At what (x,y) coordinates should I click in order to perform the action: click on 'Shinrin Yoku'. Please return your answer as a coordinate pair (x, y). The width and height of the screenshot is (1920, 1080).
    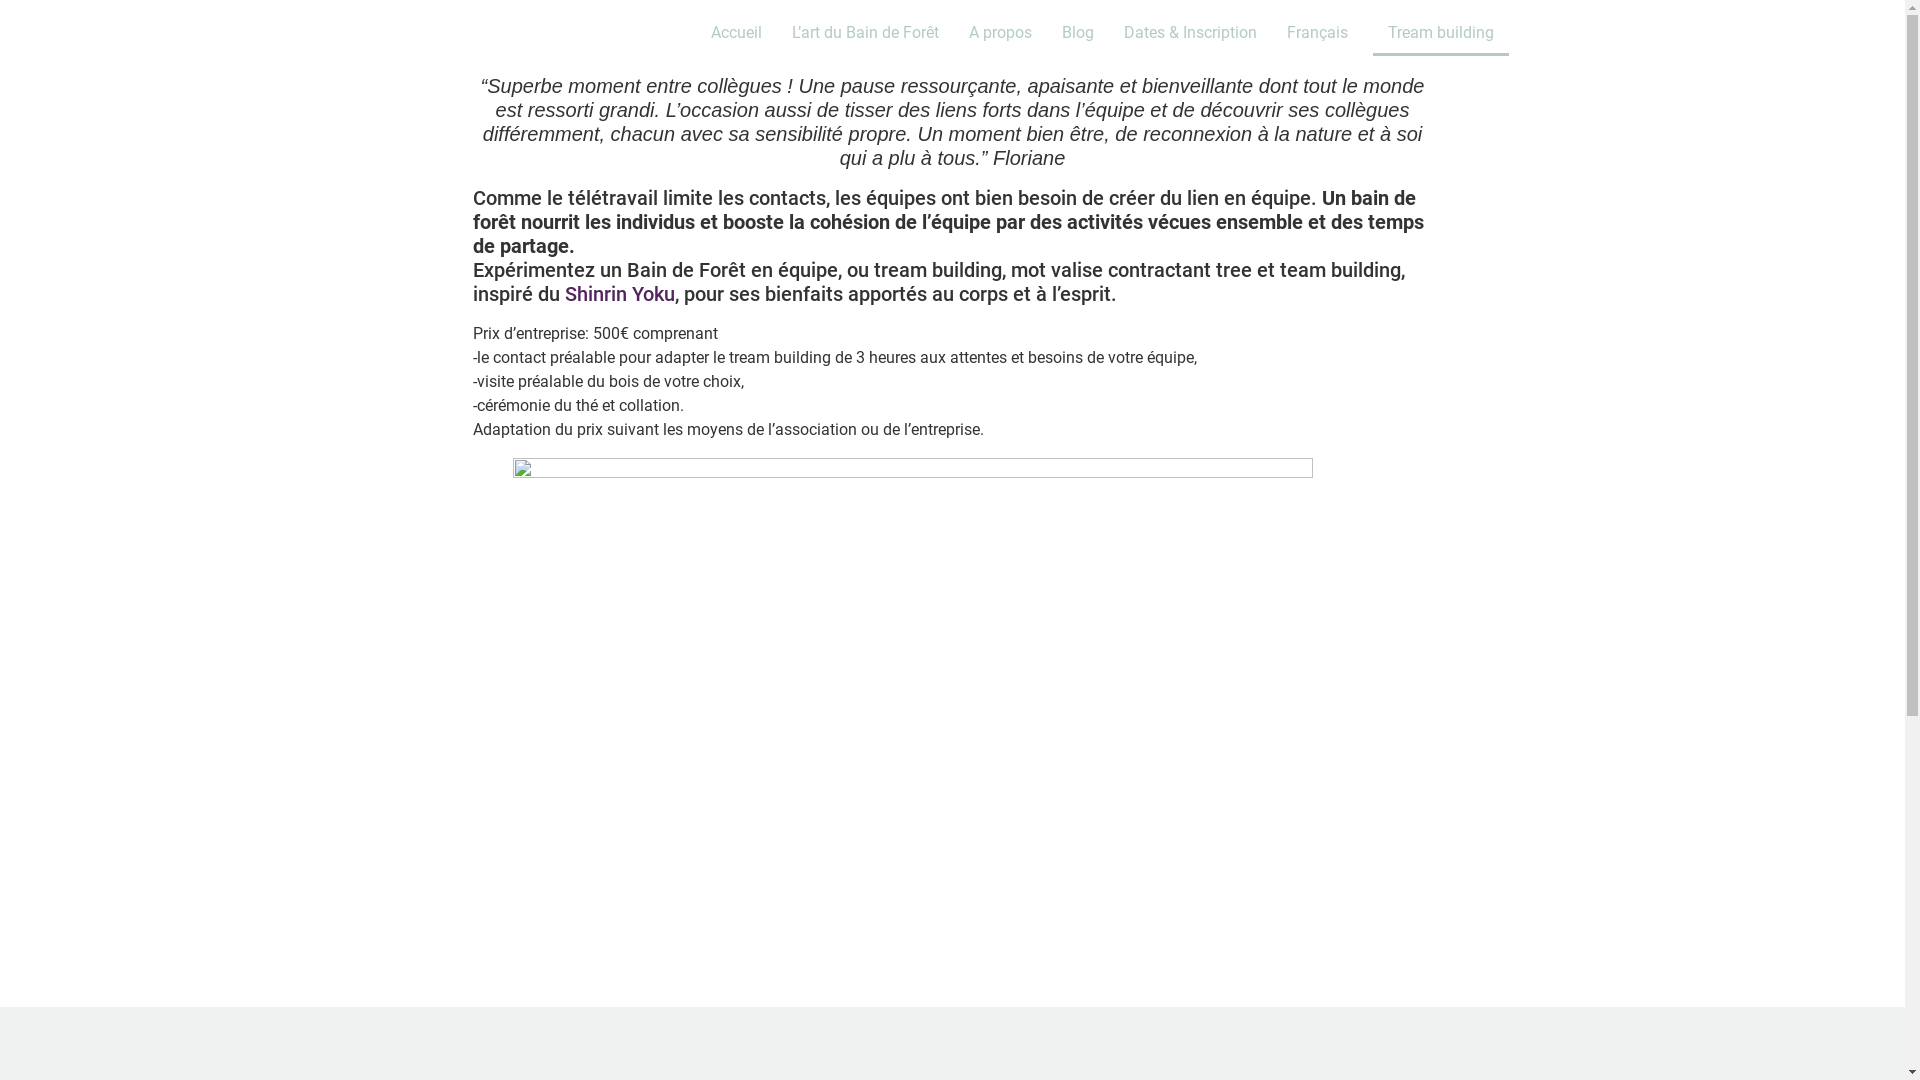
    Looking at the image, I should click on (618, 293).